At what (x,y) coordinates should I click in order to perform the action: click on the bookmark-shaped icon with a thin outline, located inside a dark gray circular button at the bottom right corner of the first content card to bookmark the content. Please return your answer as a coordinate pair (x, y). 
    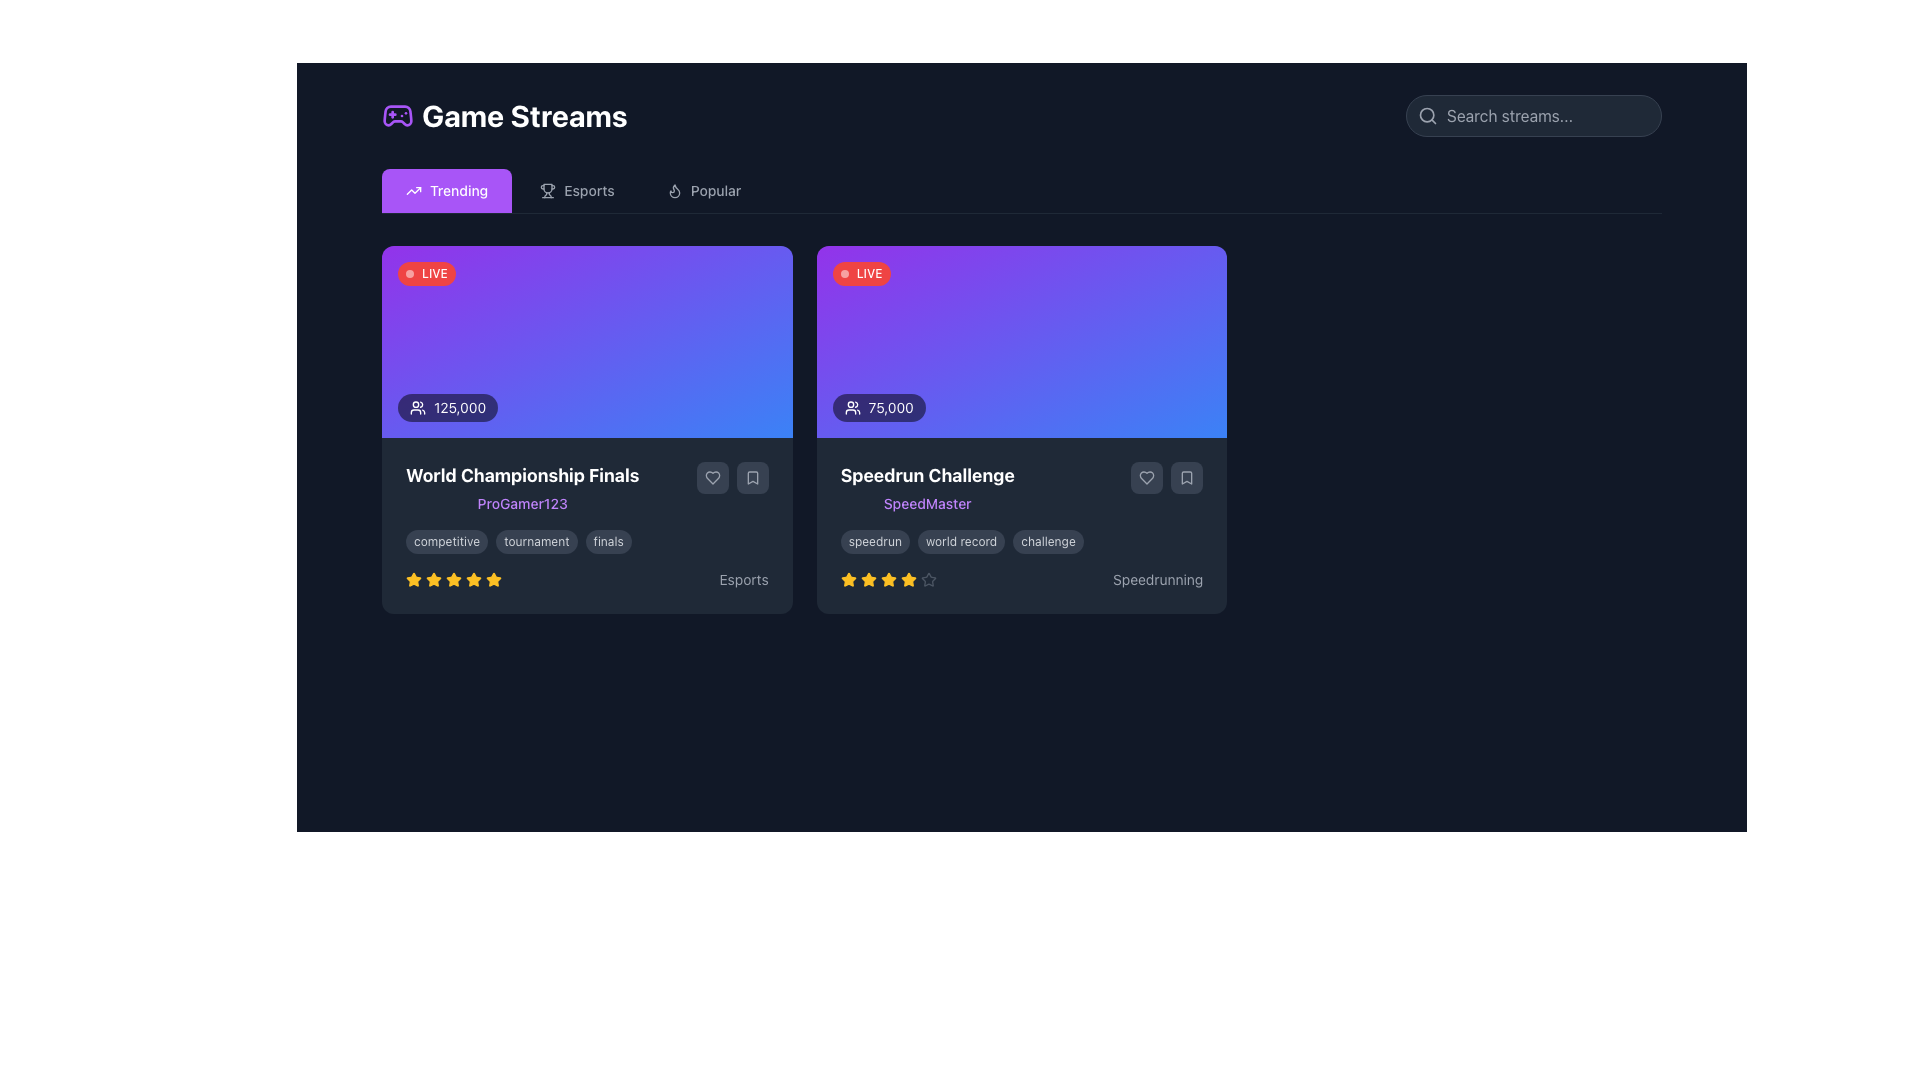
    Looking at the image, I should click on (751, 478).